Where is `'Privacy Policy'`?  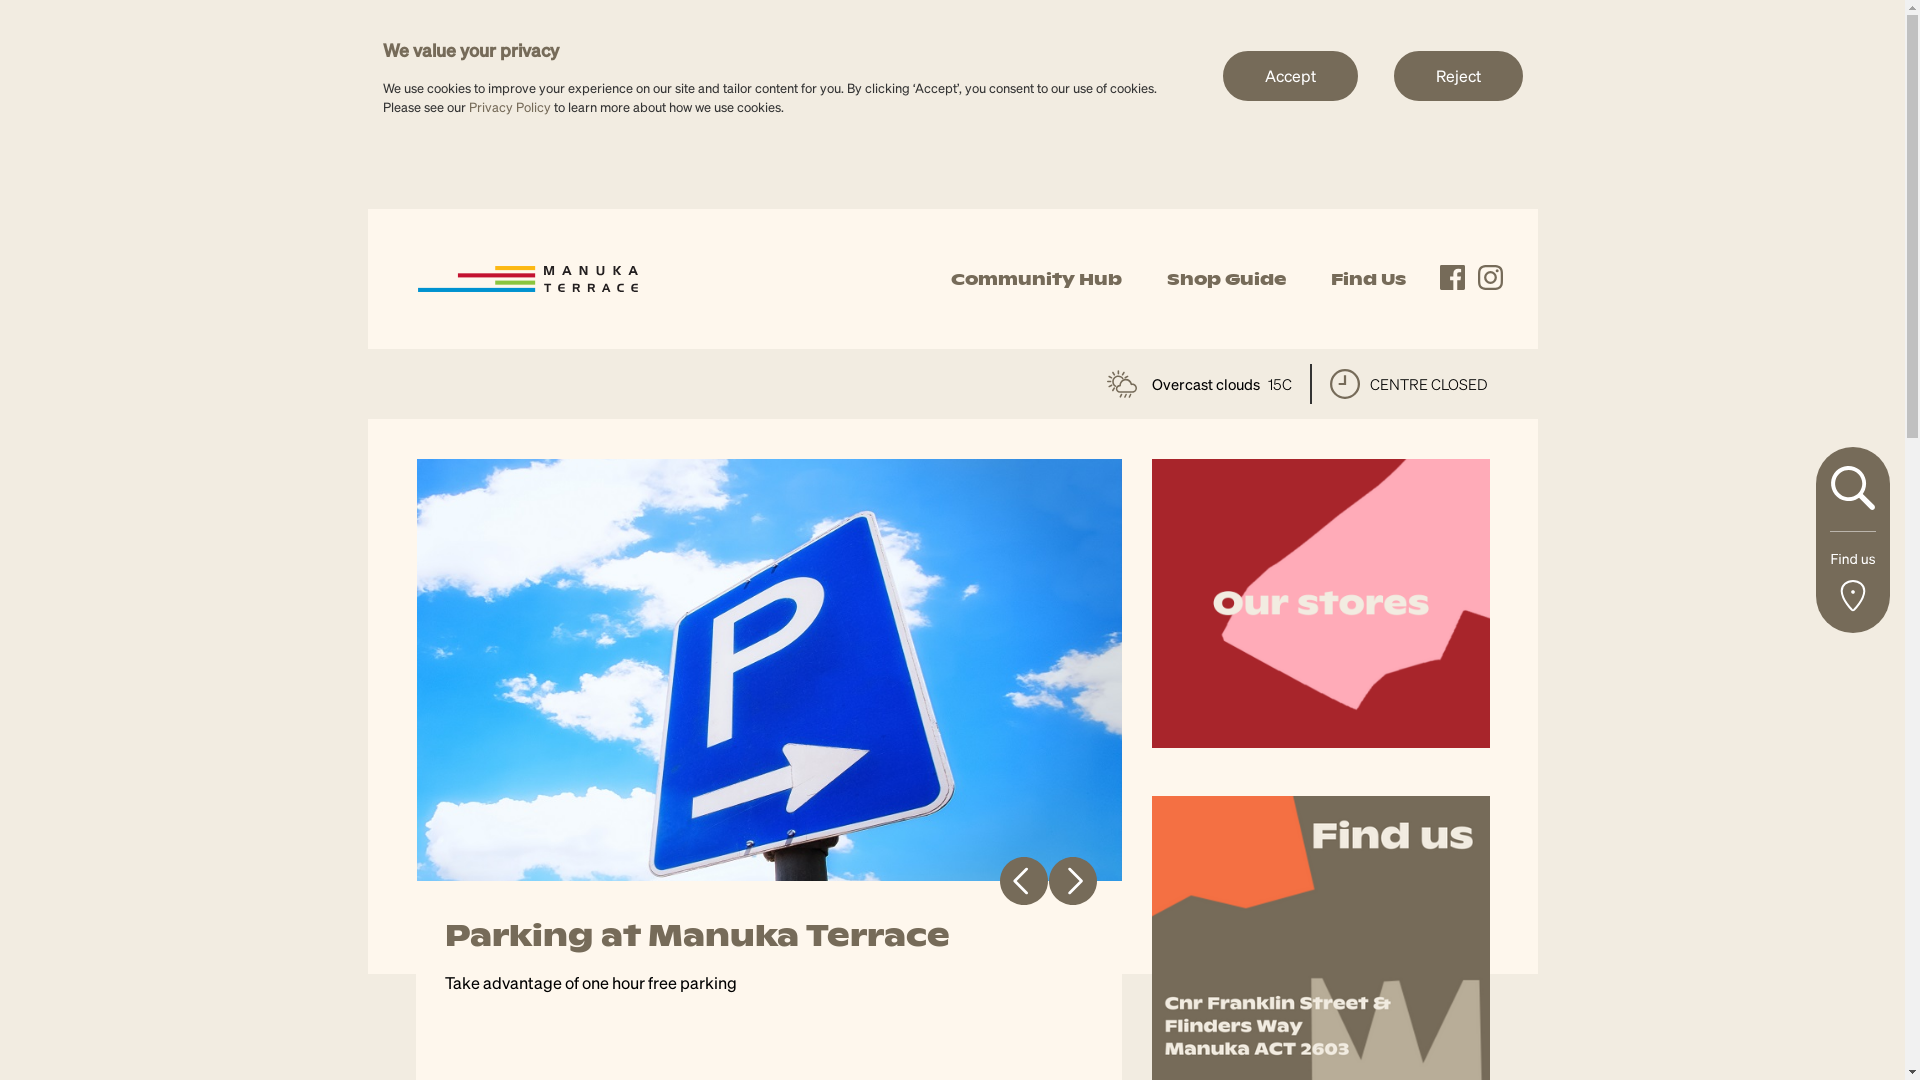 'Privacy Policy' is located at coordinates (508, 106).